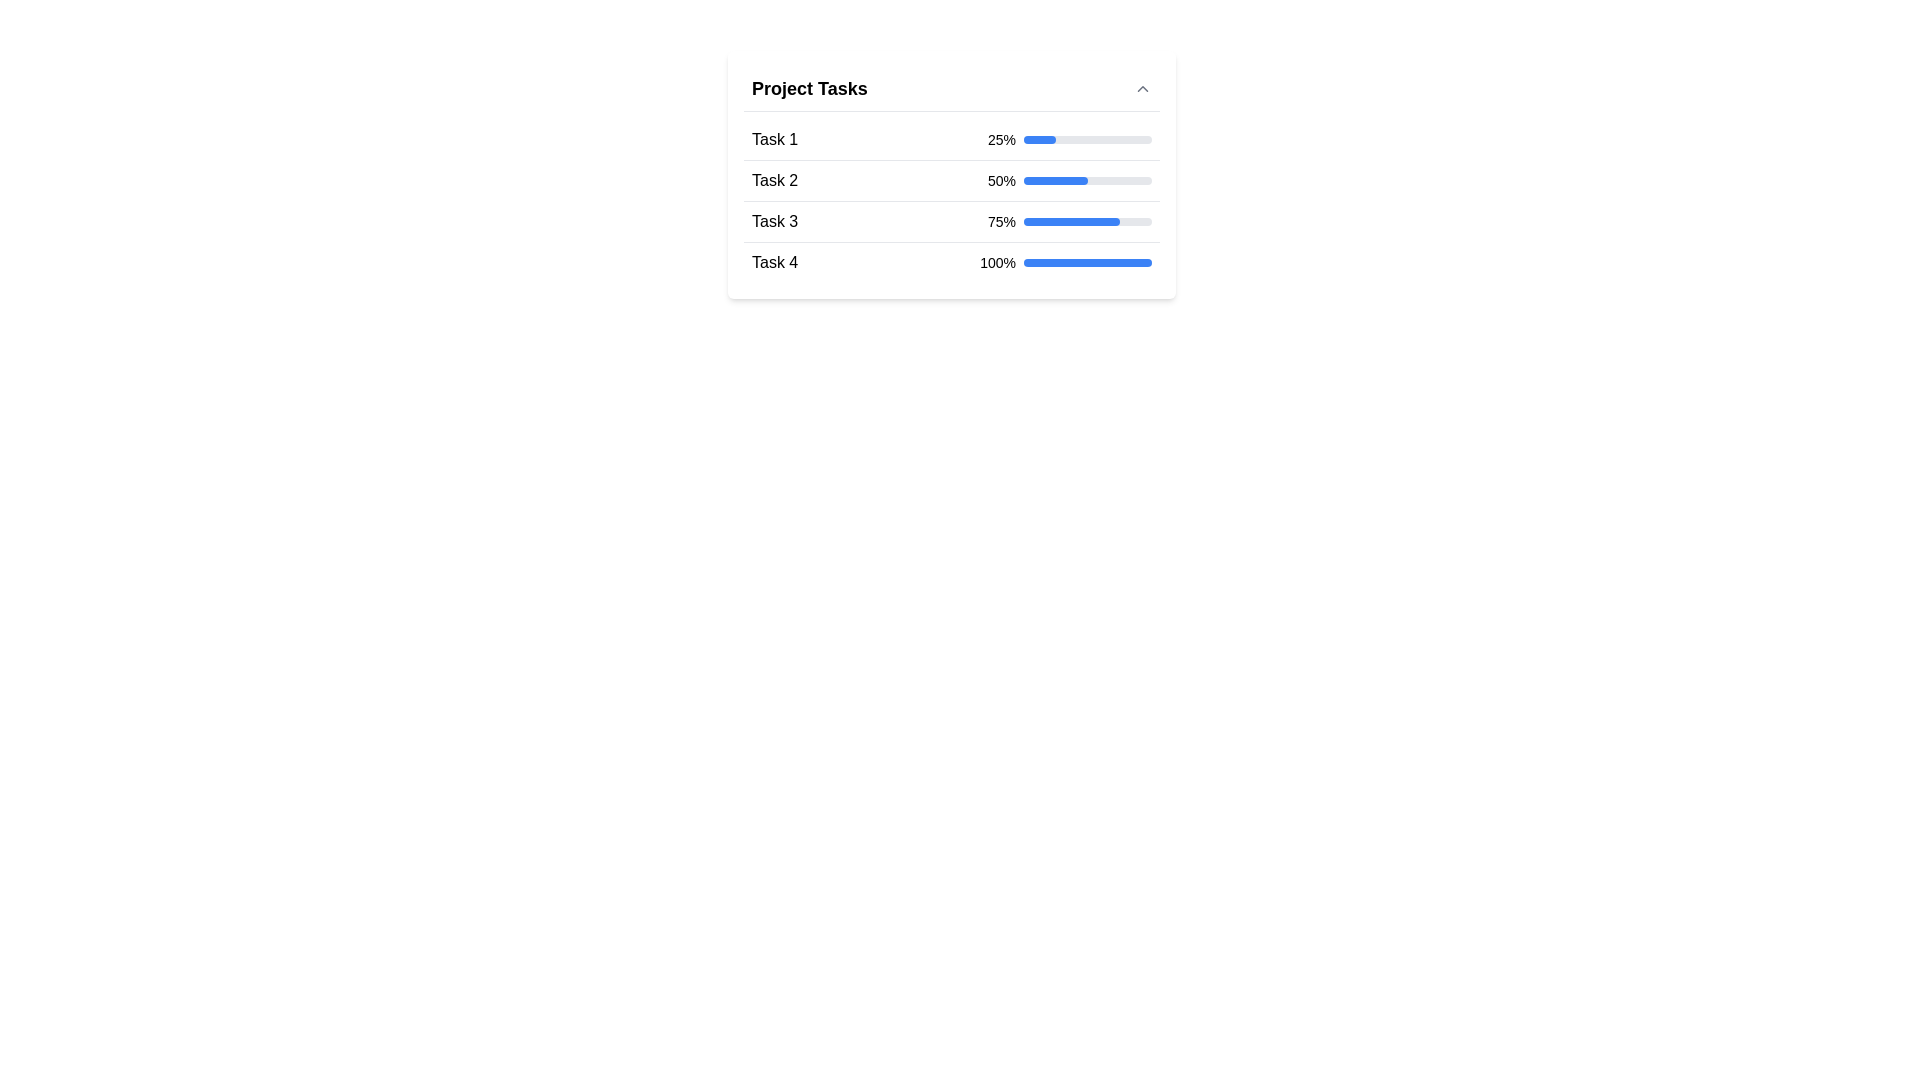 The image size is (1920, 1080). I want to click on the progress bar indicating 50% completion for 'Task 2' in the project management list, so click(1087, 181).